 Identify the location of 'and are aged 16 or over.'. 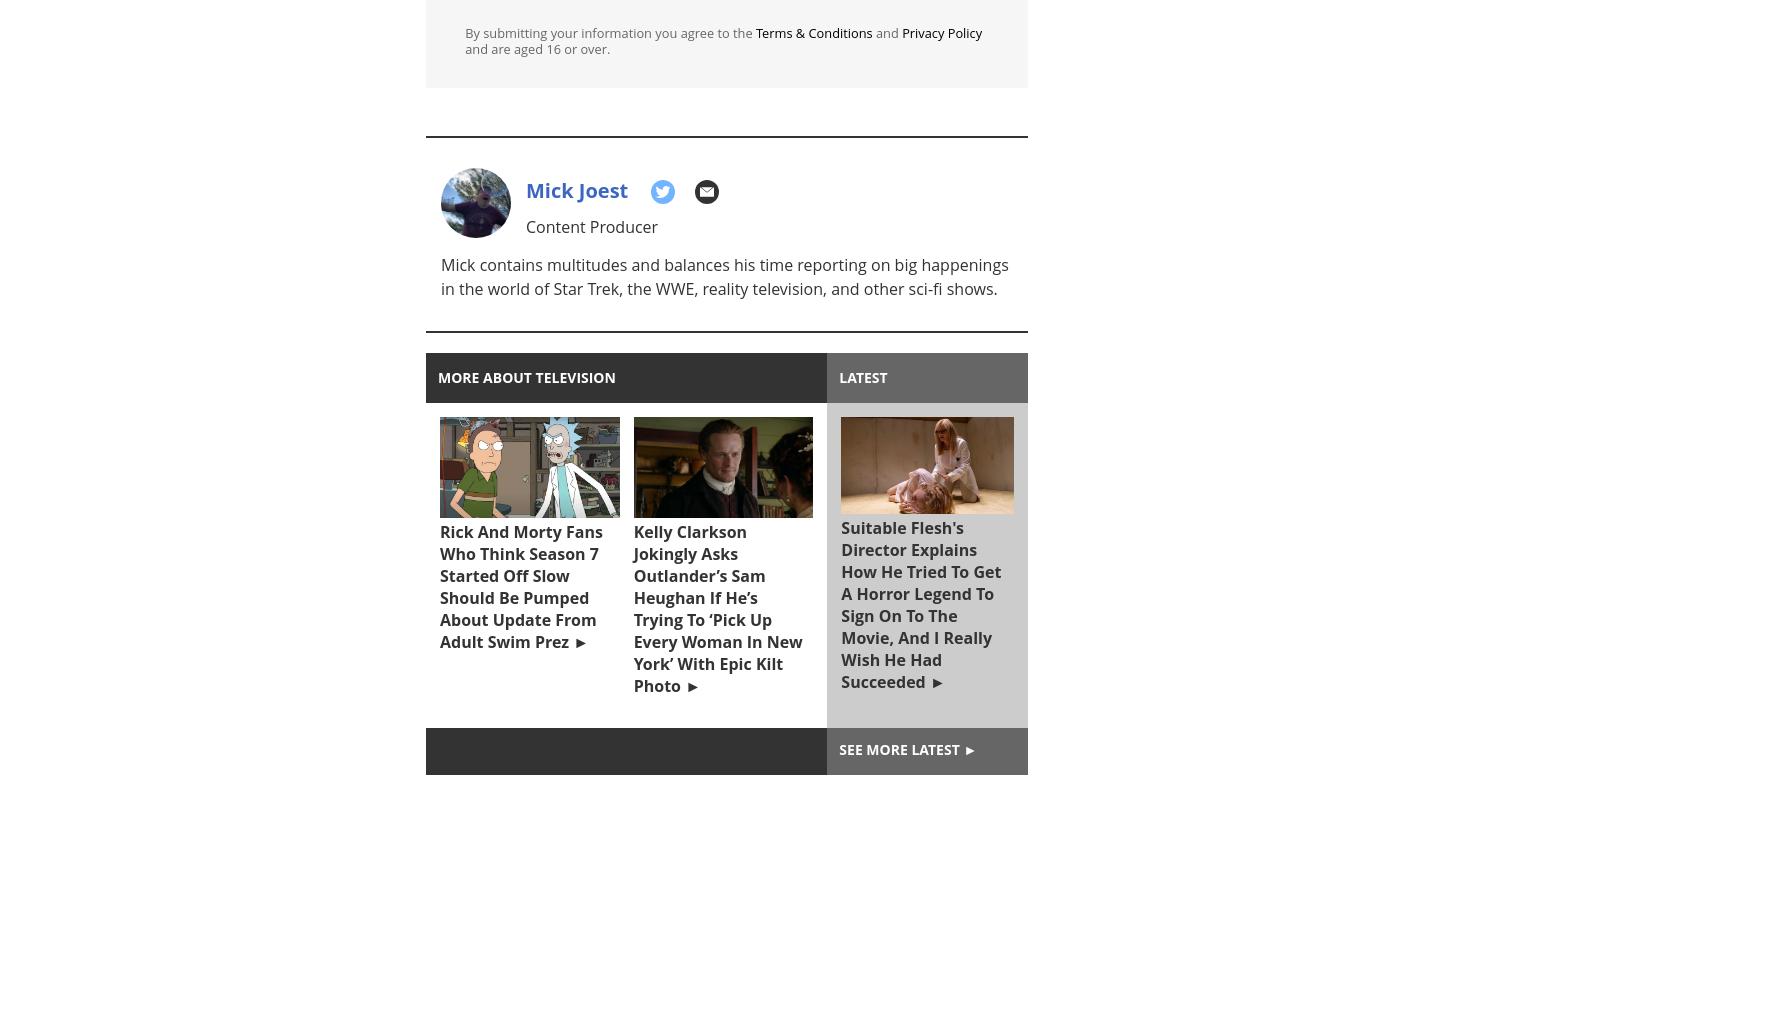
(536, 49).